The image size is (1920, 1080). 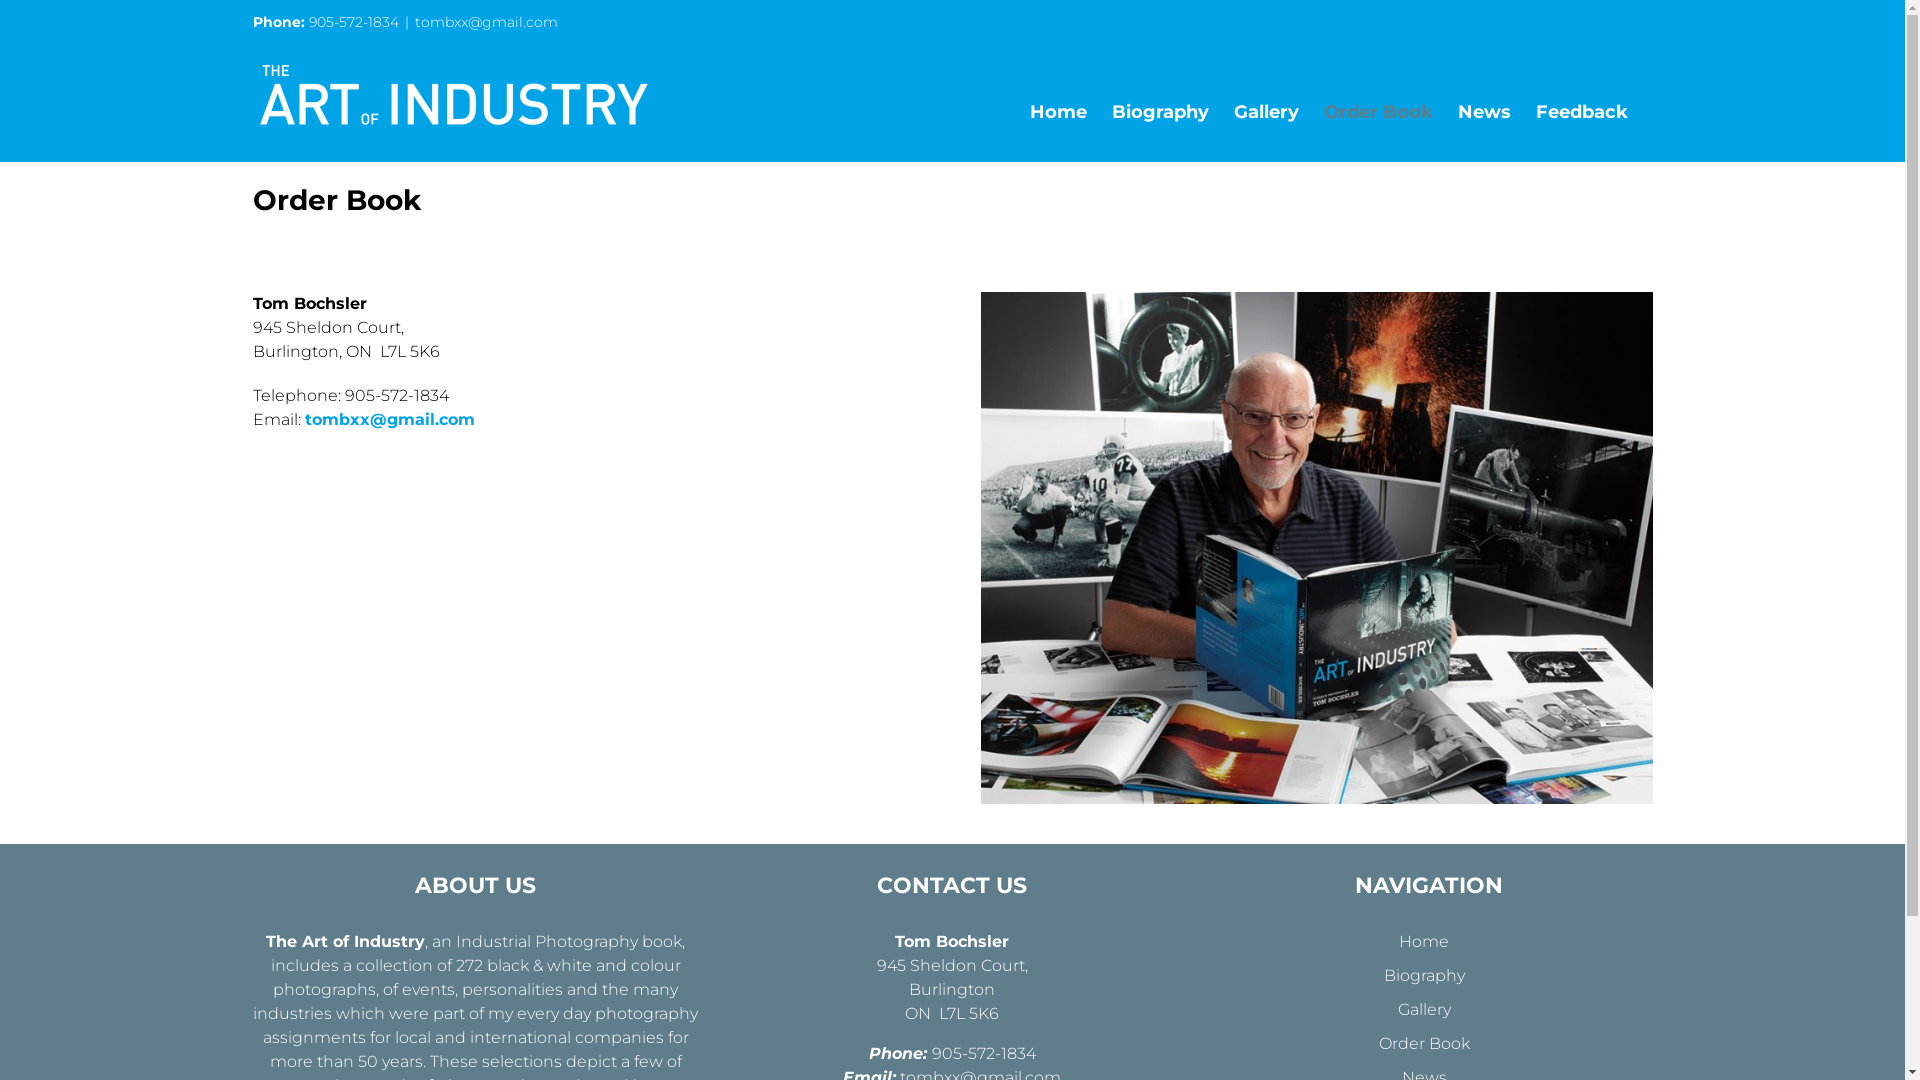 What do you see at coordinates (1423, 974) in the screenshot?
I see `'Biography'` at bounding box center [1423, 974].